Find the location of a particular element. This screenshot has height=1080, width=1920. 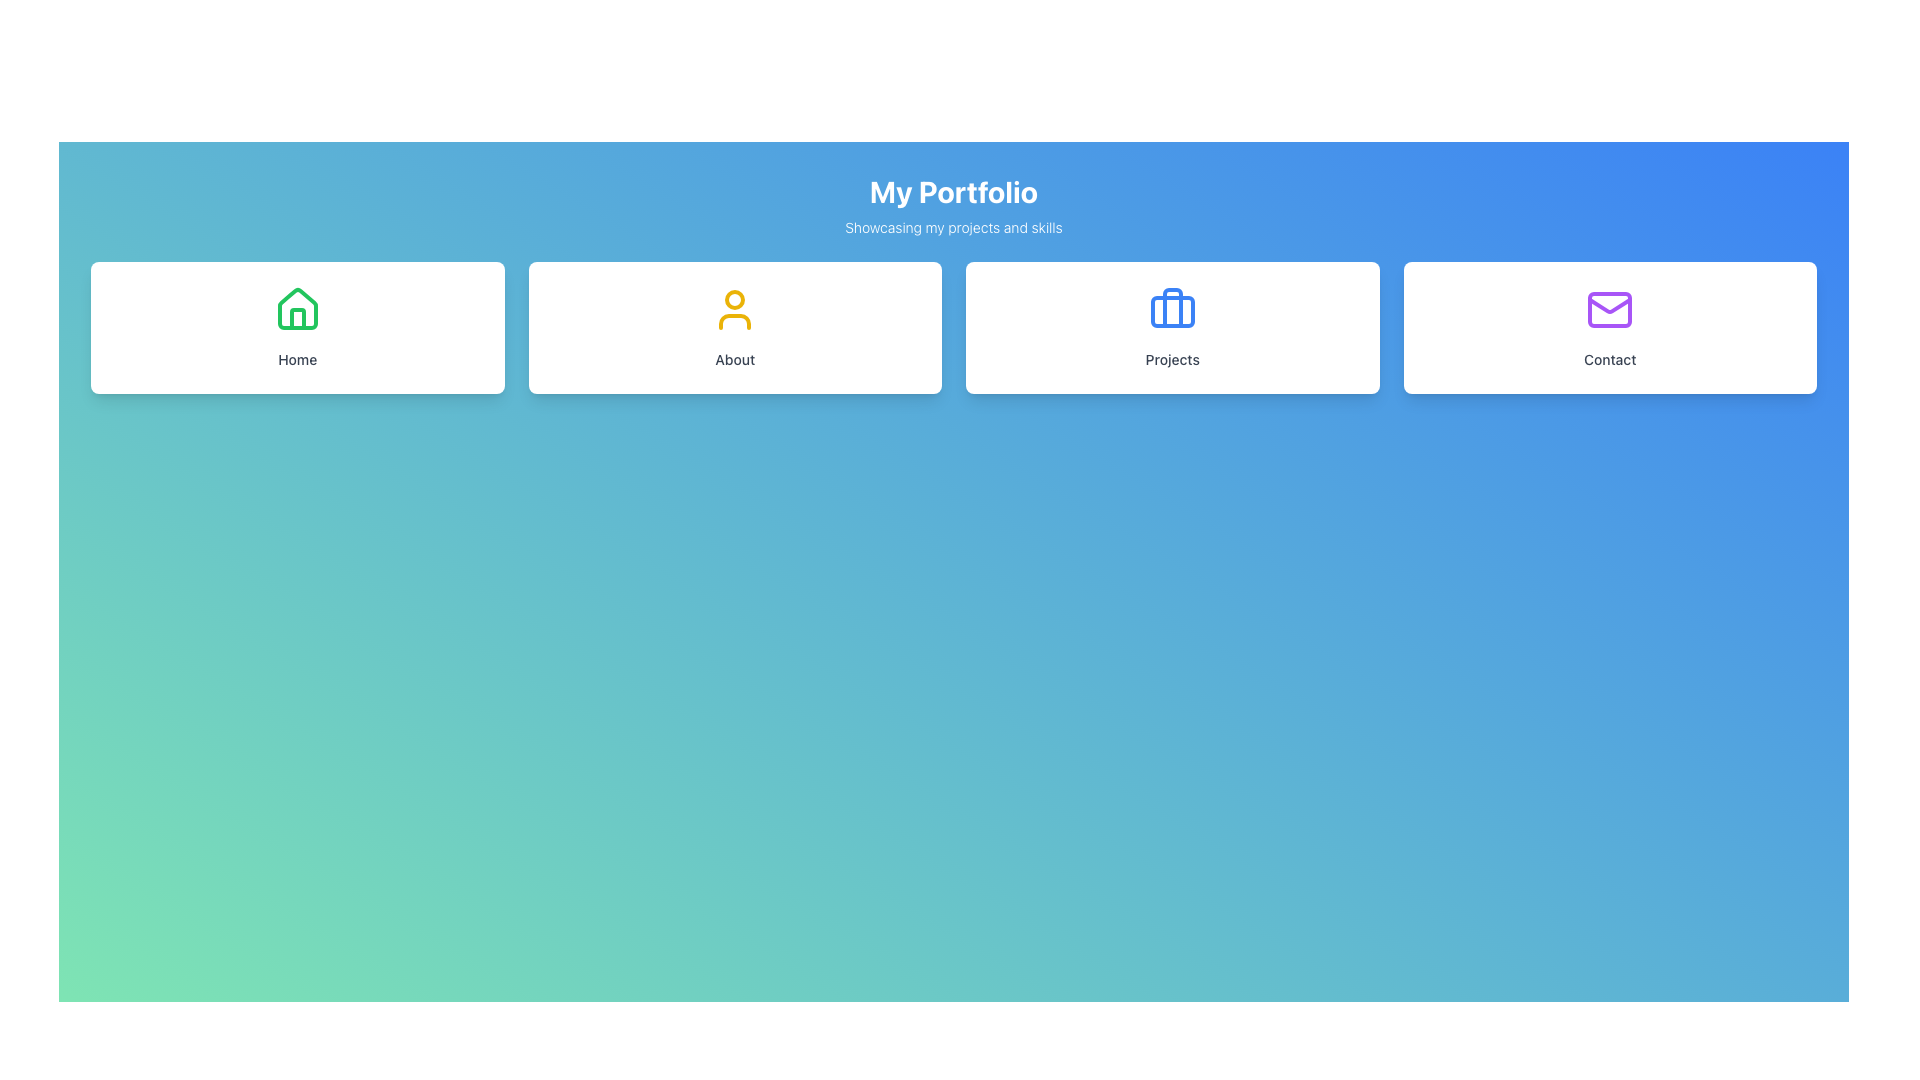

the 'About' text label located in the second card of a four-card layout, which is centrally aligned below the yellow user icon is located at coordinates (734, 358).